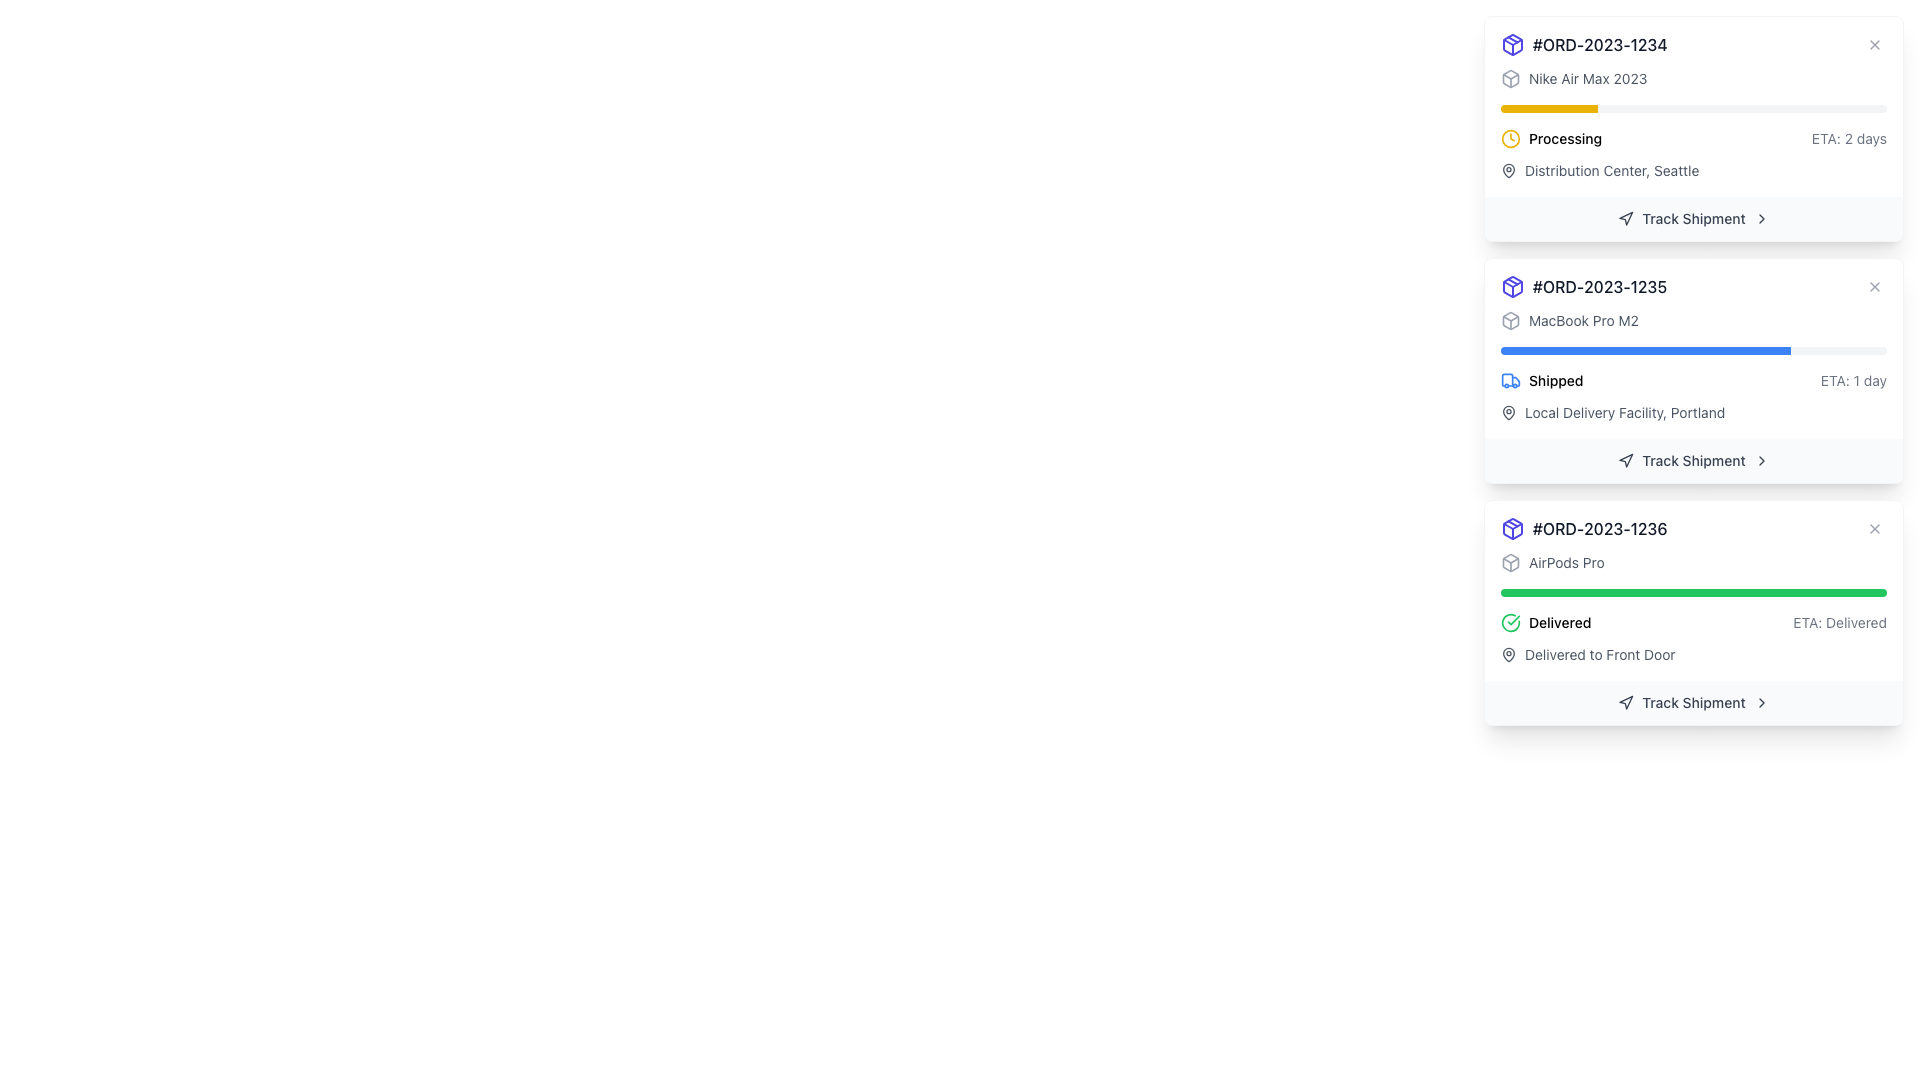 Image resolution: width=1920 pixels, height=1080 pixels. What do you see at coordinates (1612, 169) in the screenshot?
I see `the Text Label reading 'Distribution Center, Seattle', which is styled in gray and positioned below the yellow progress bar and beside a location icon` at bounding box center [1612, 169].